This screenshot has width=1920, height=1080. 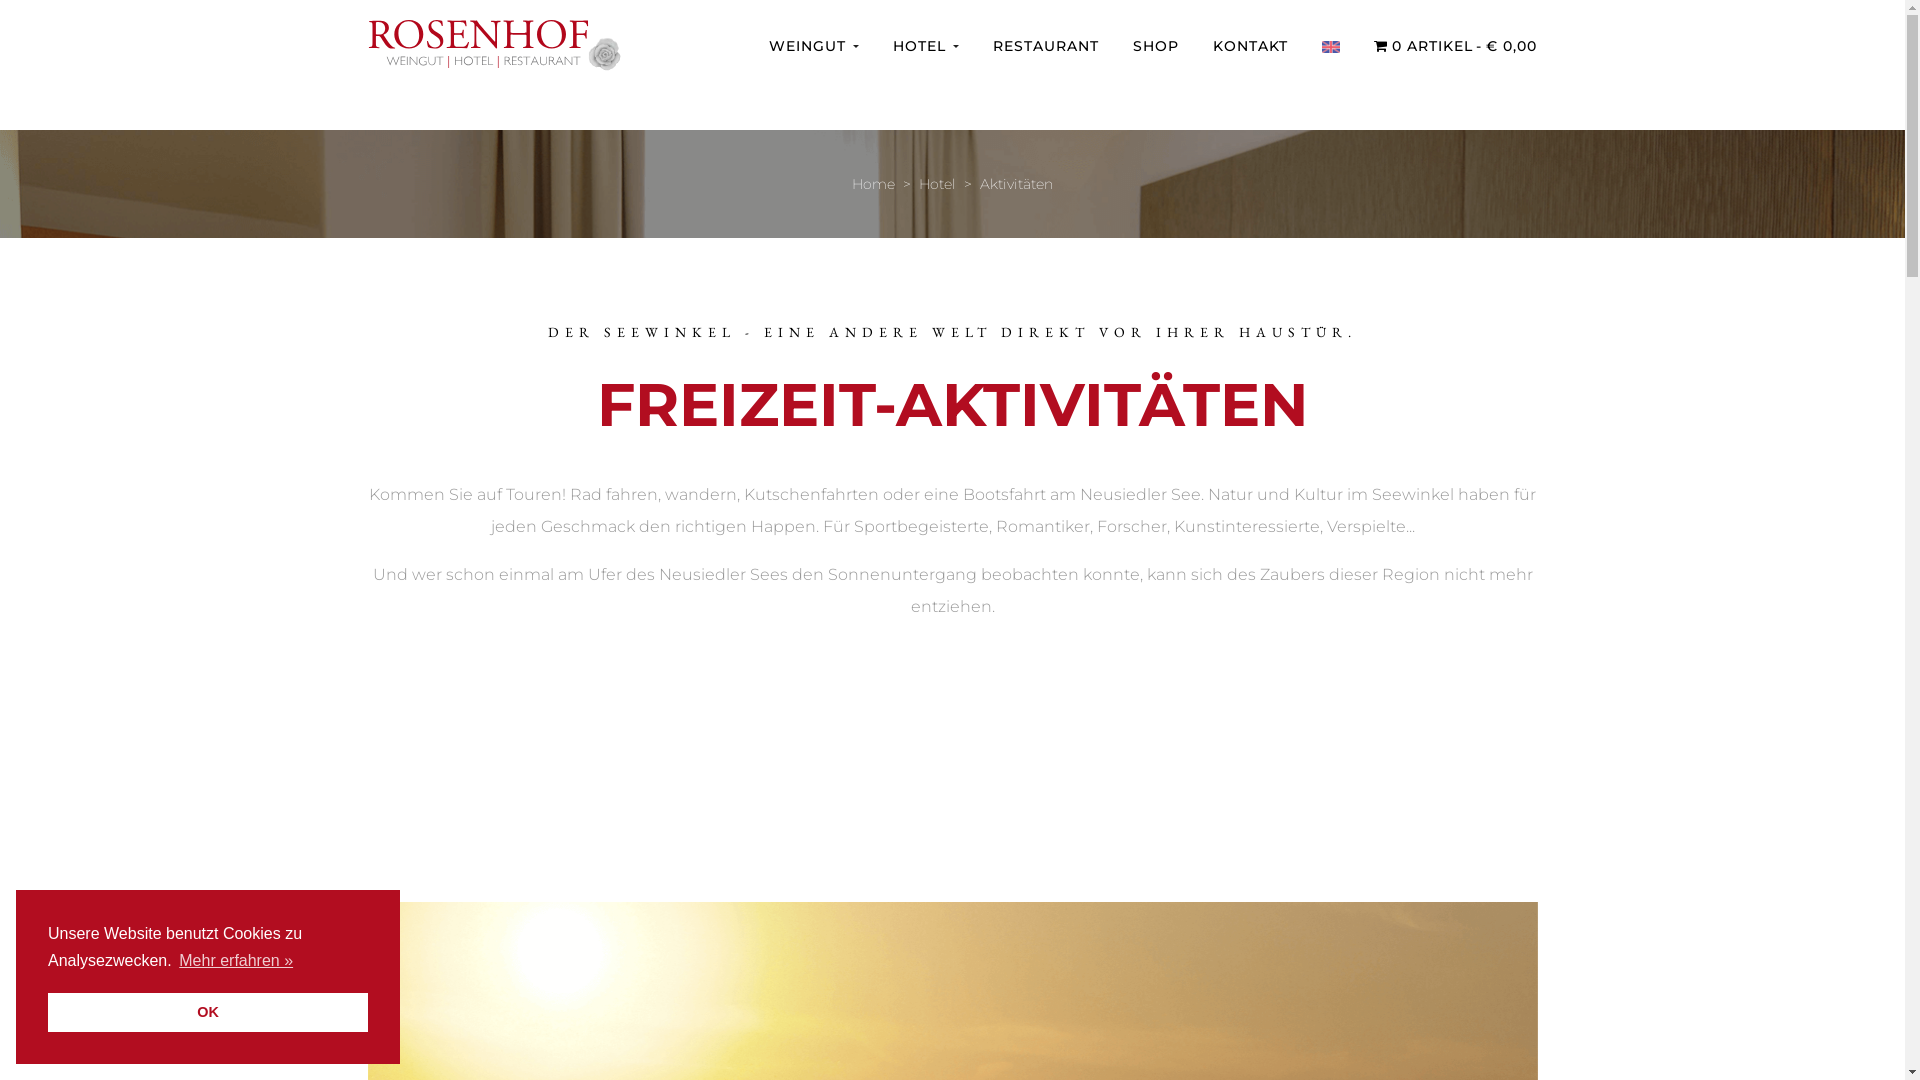 What do you see at coordinates (925, 45) in the screenshot?
I see `'HOTEL'` at bounding box center [925, 45].